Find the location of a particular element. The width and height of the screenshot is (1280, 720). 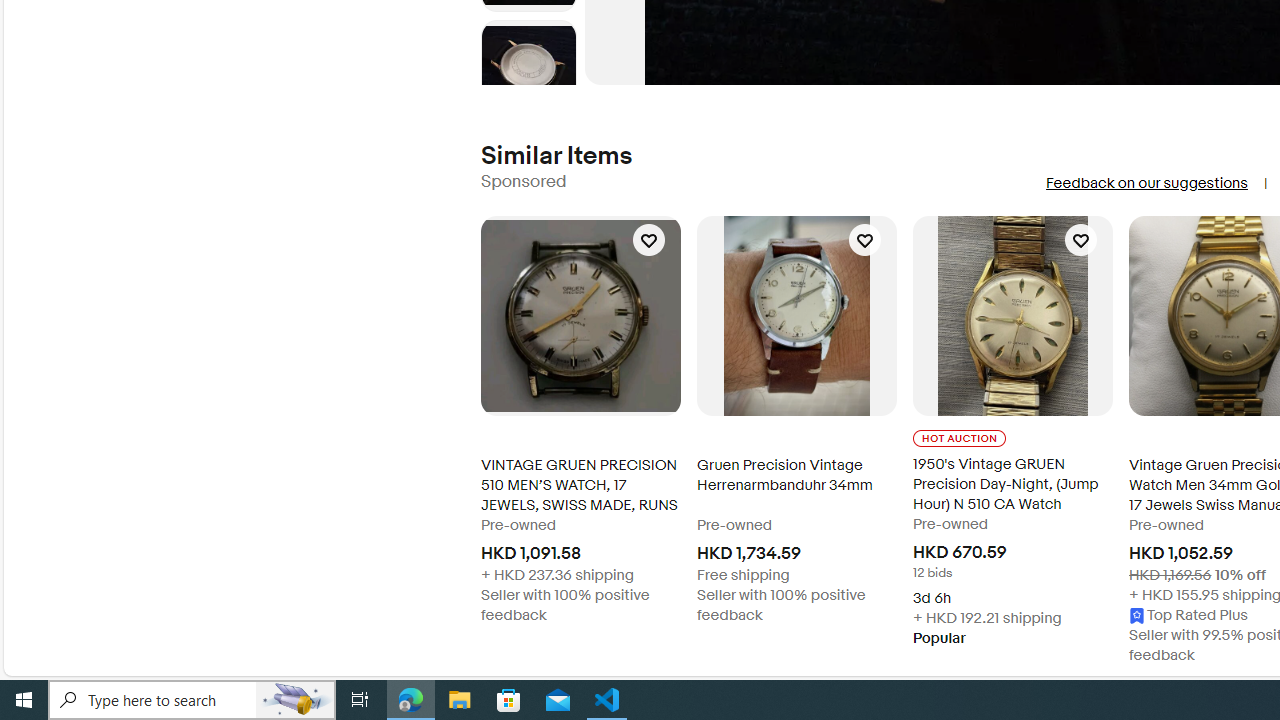

'Feedback on our suggestions' is located at coordinates (1146, 183).